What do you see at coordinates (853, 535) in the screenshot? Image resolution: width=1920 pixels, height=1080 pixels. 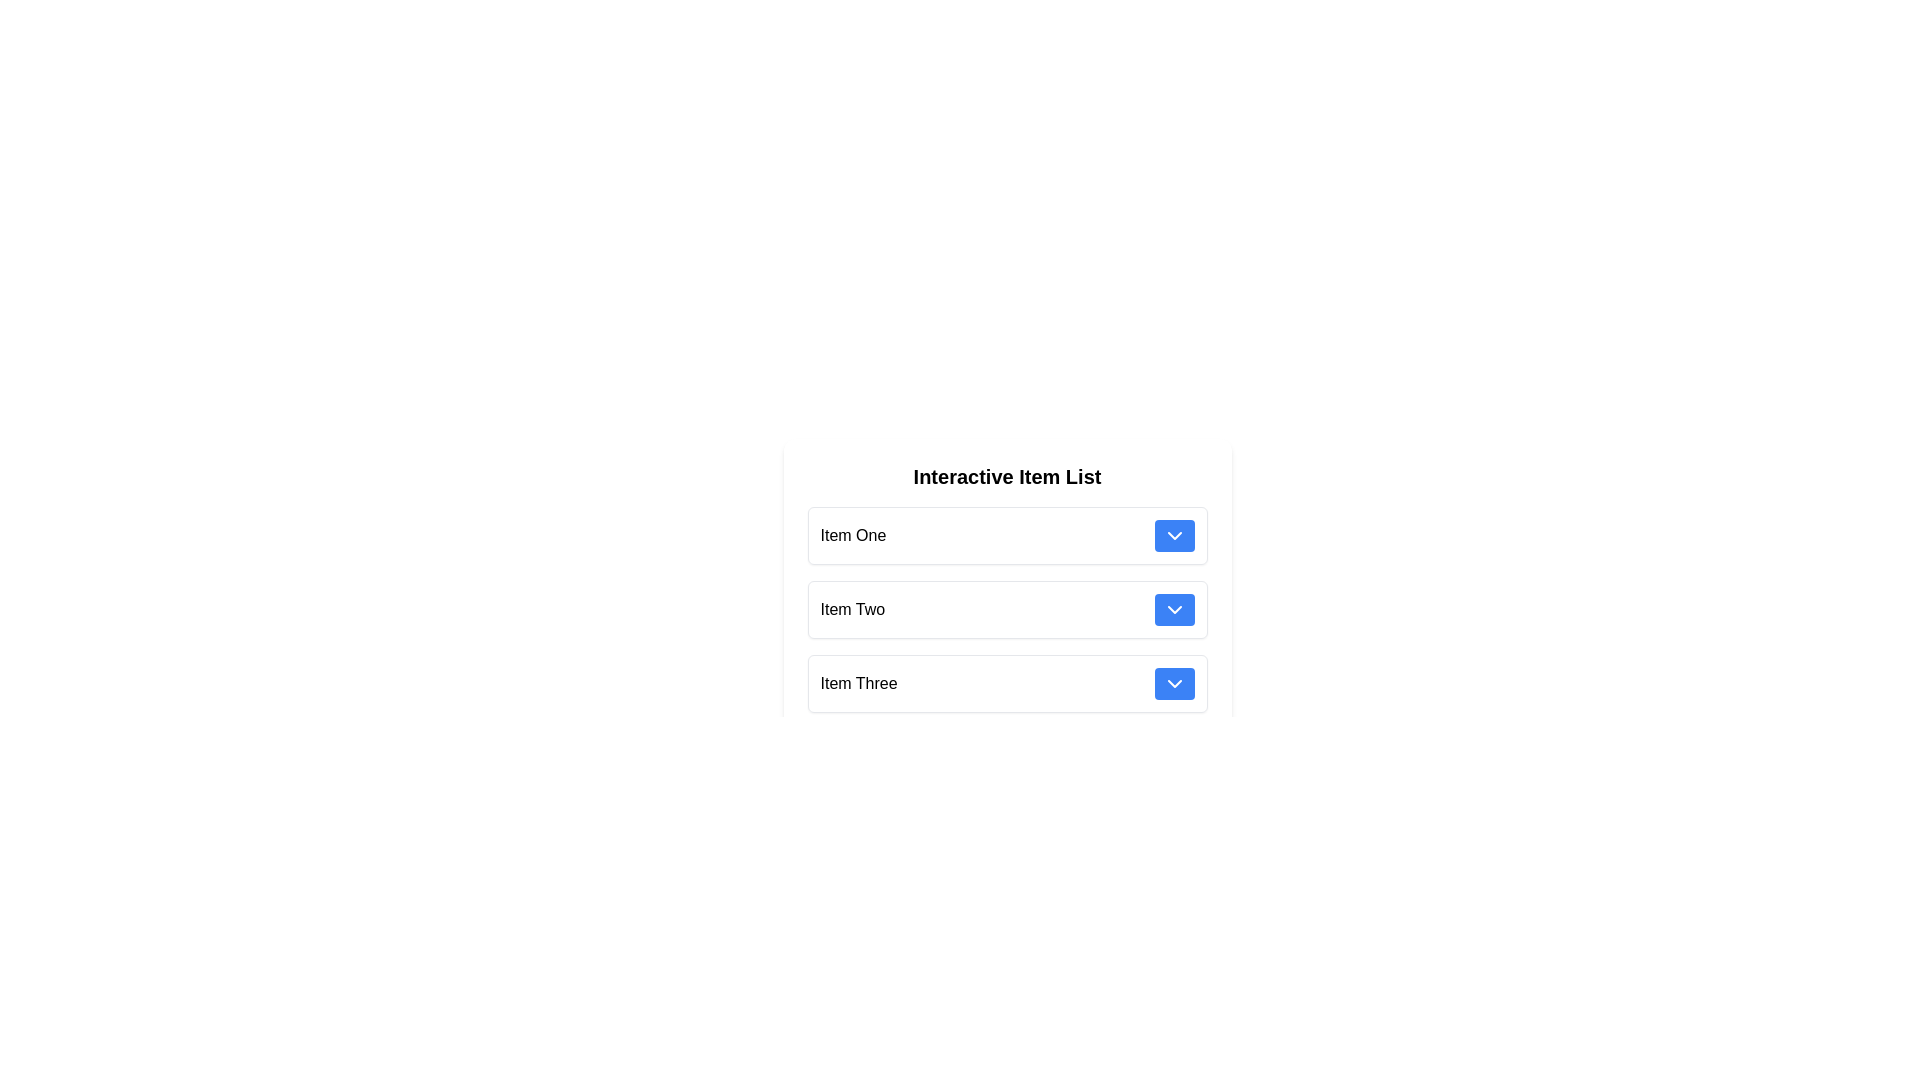 I see `the text label that serves as the entry title for the first item in the 'Interactive Item List', located to the left of a blue button and a dropdown arrow` at bounding box center [853, 535].